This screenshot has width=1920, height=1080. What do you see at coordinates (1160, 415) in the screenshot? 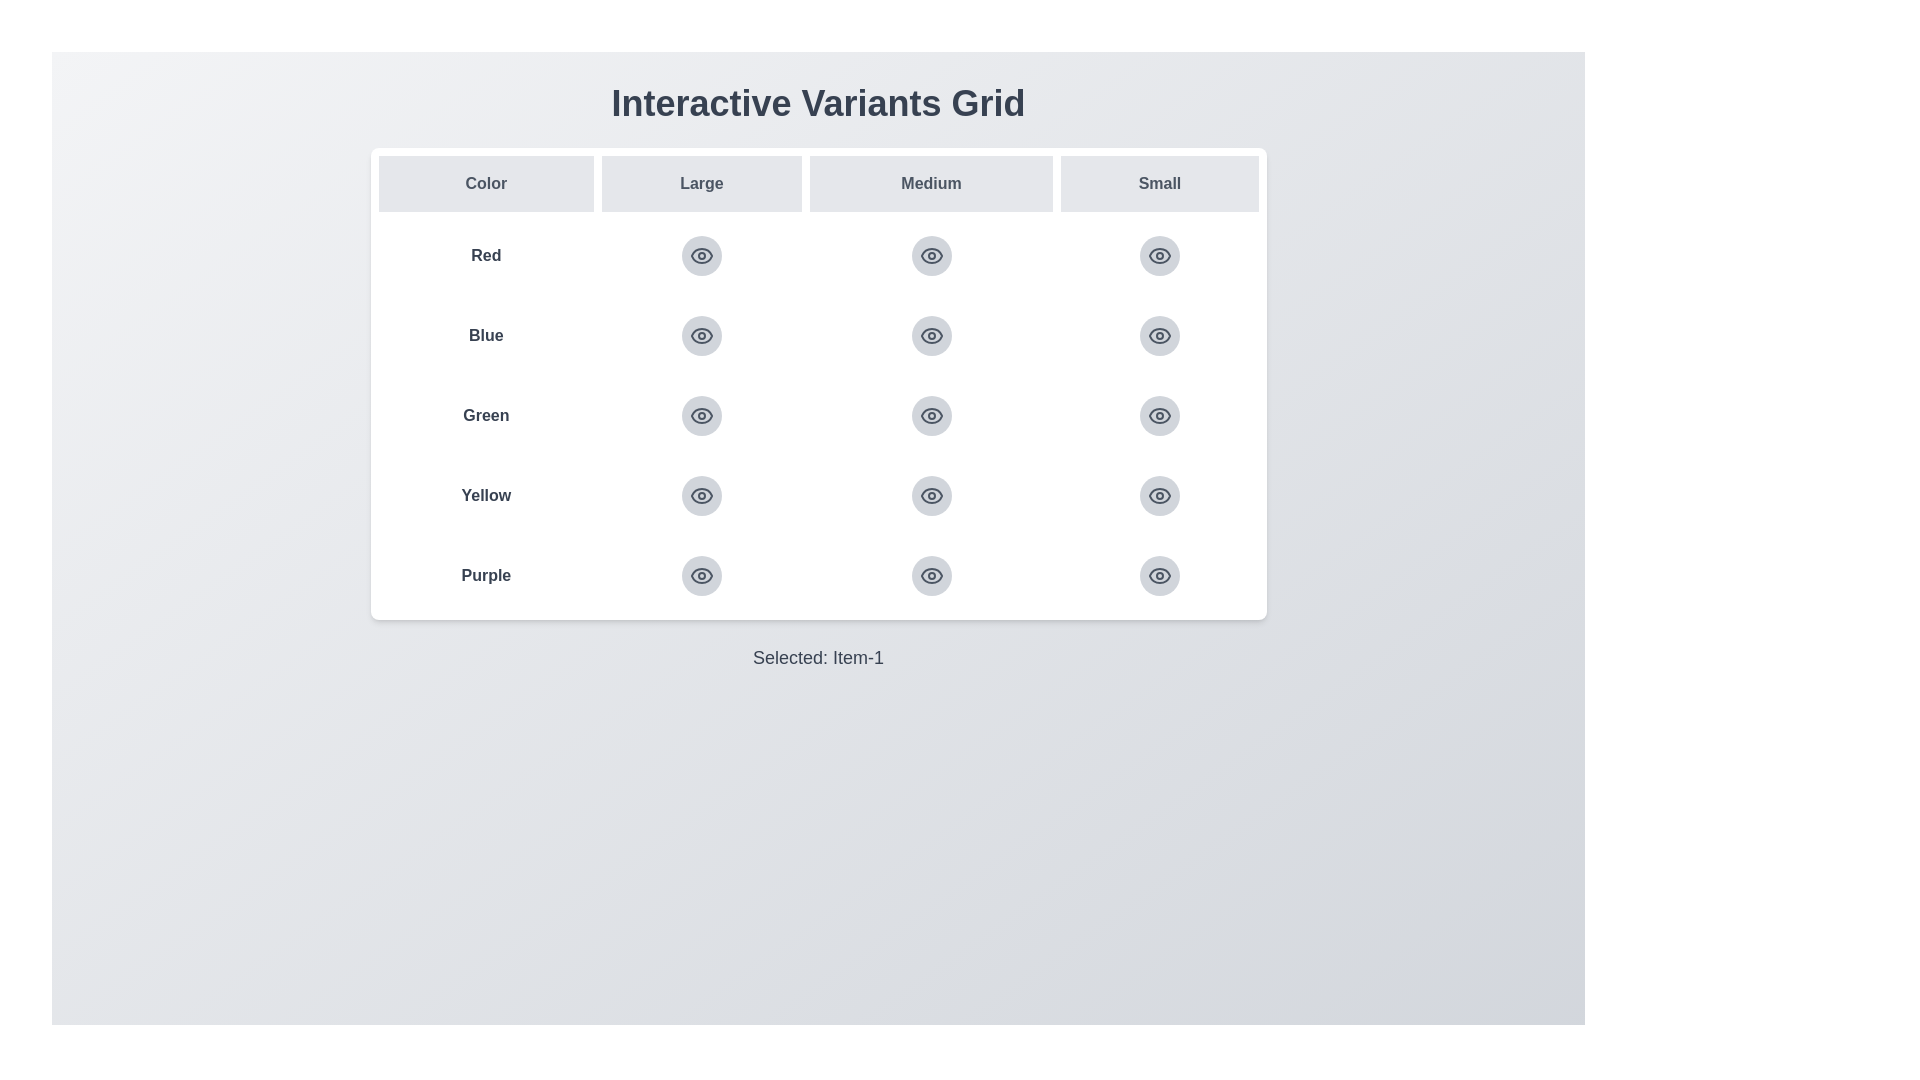
I see `the graphical SVG component within the eye icon located in the 'Small' grid section and 'Green' row, which signifies an action related` at bounding box center [1160, 415].